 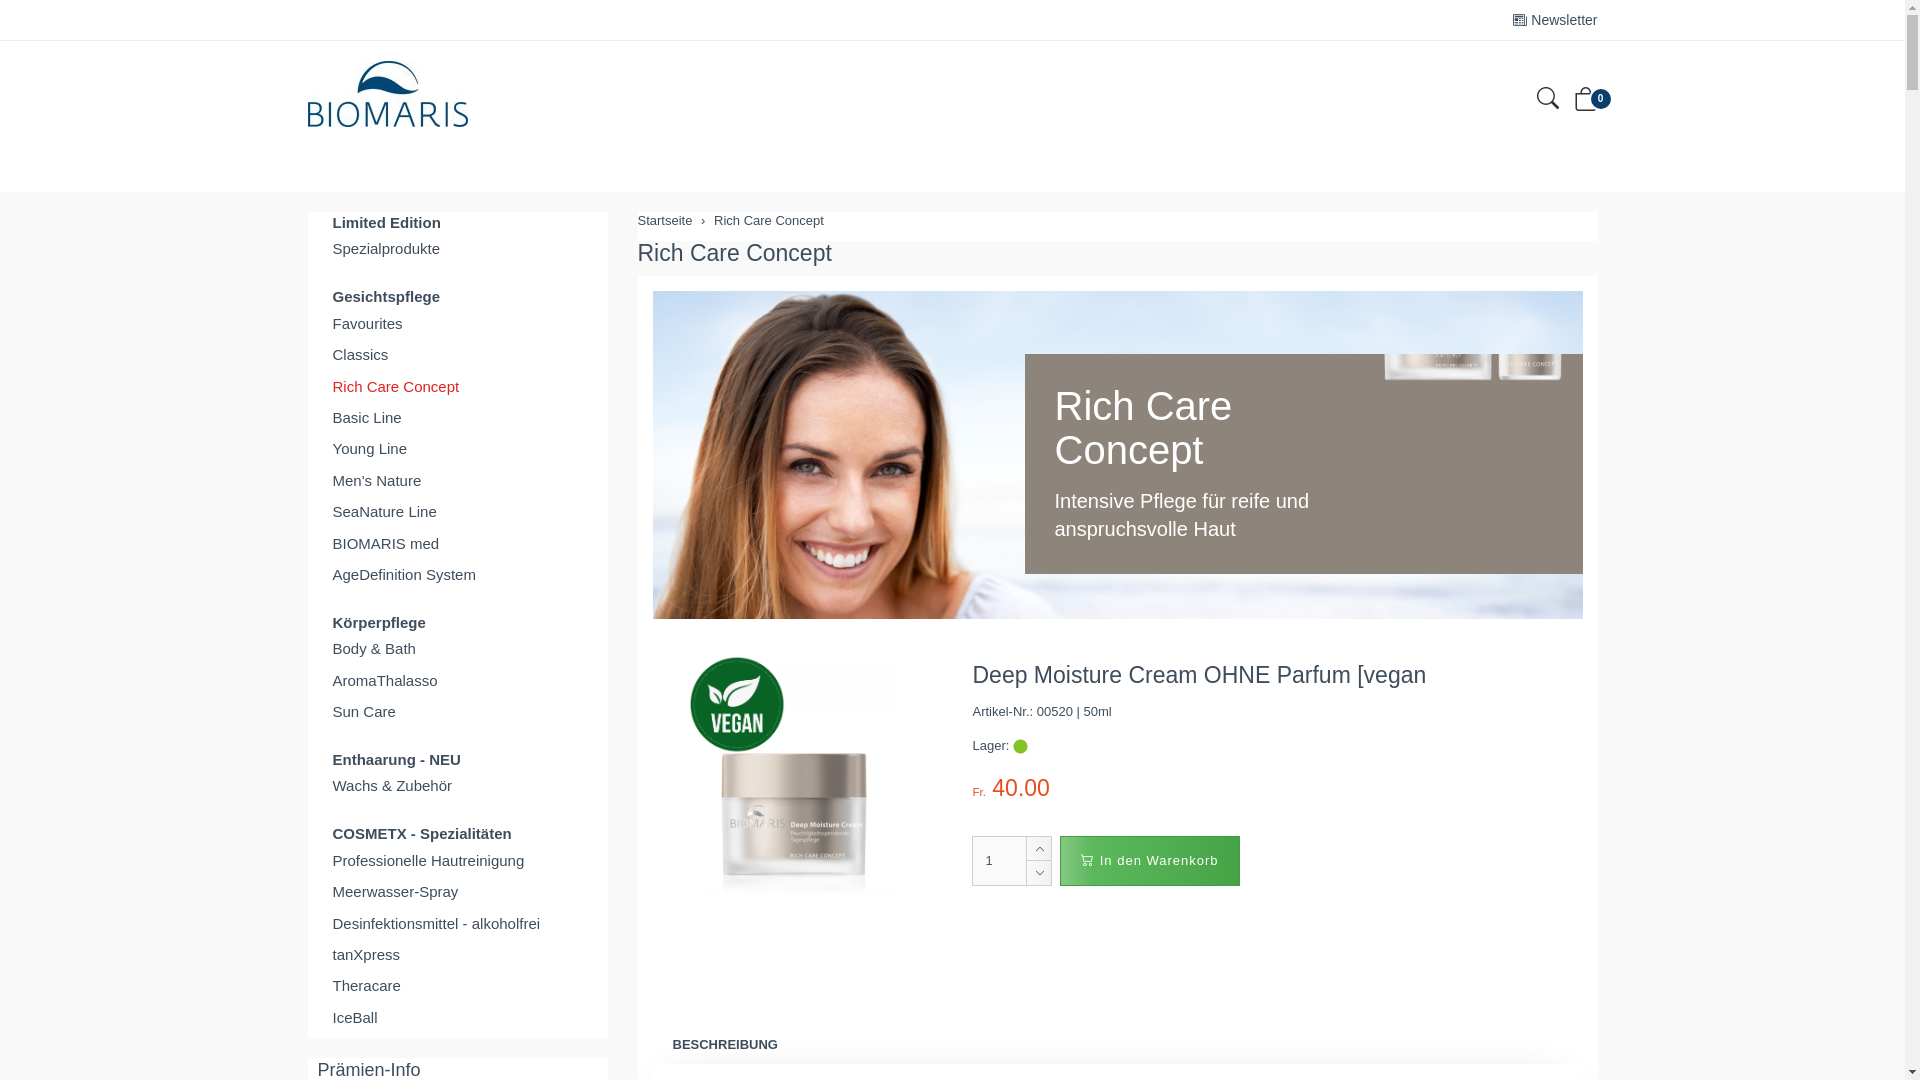 I want to click on 'Basic Line', so click(x=456, y=416).